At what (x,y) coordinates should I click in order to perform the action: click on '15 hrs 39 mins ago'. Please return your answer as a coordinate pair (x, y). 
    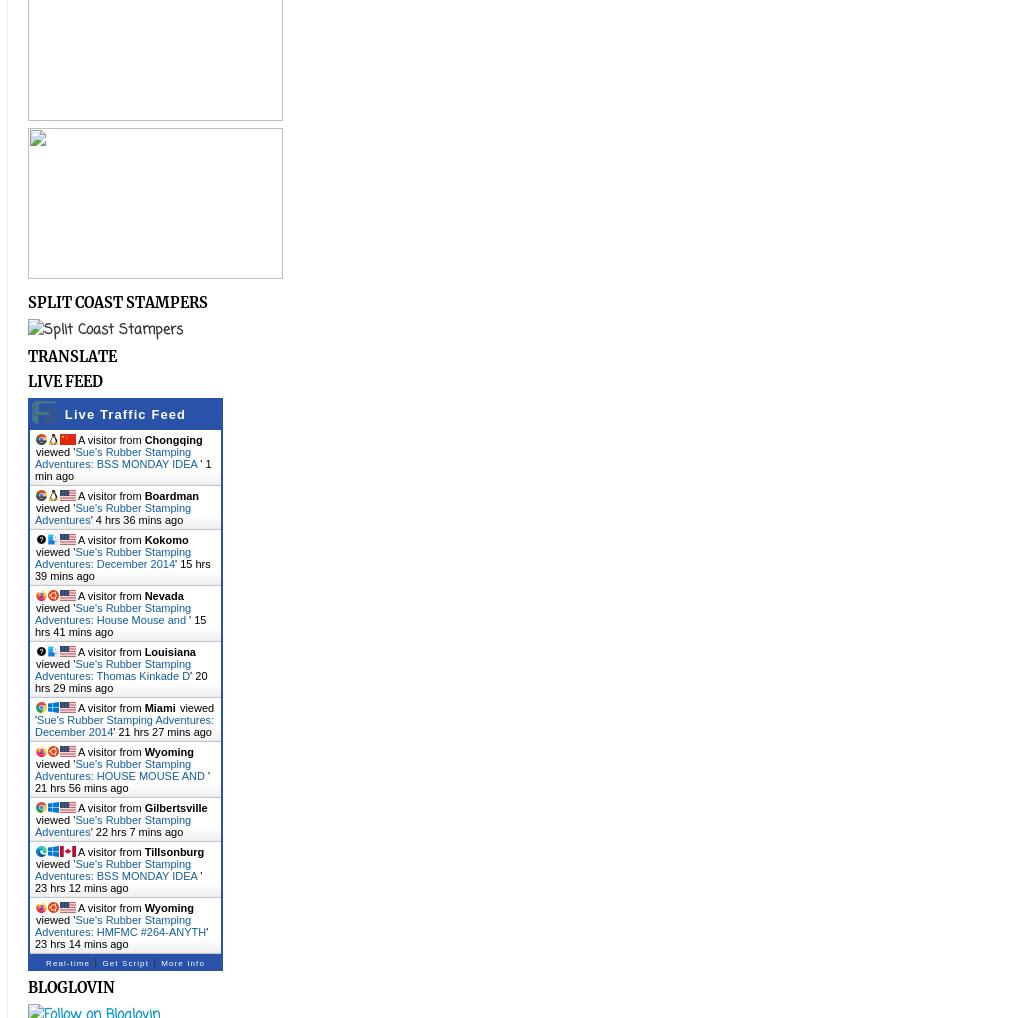
    Looking at the image, I should click on (121, 569).